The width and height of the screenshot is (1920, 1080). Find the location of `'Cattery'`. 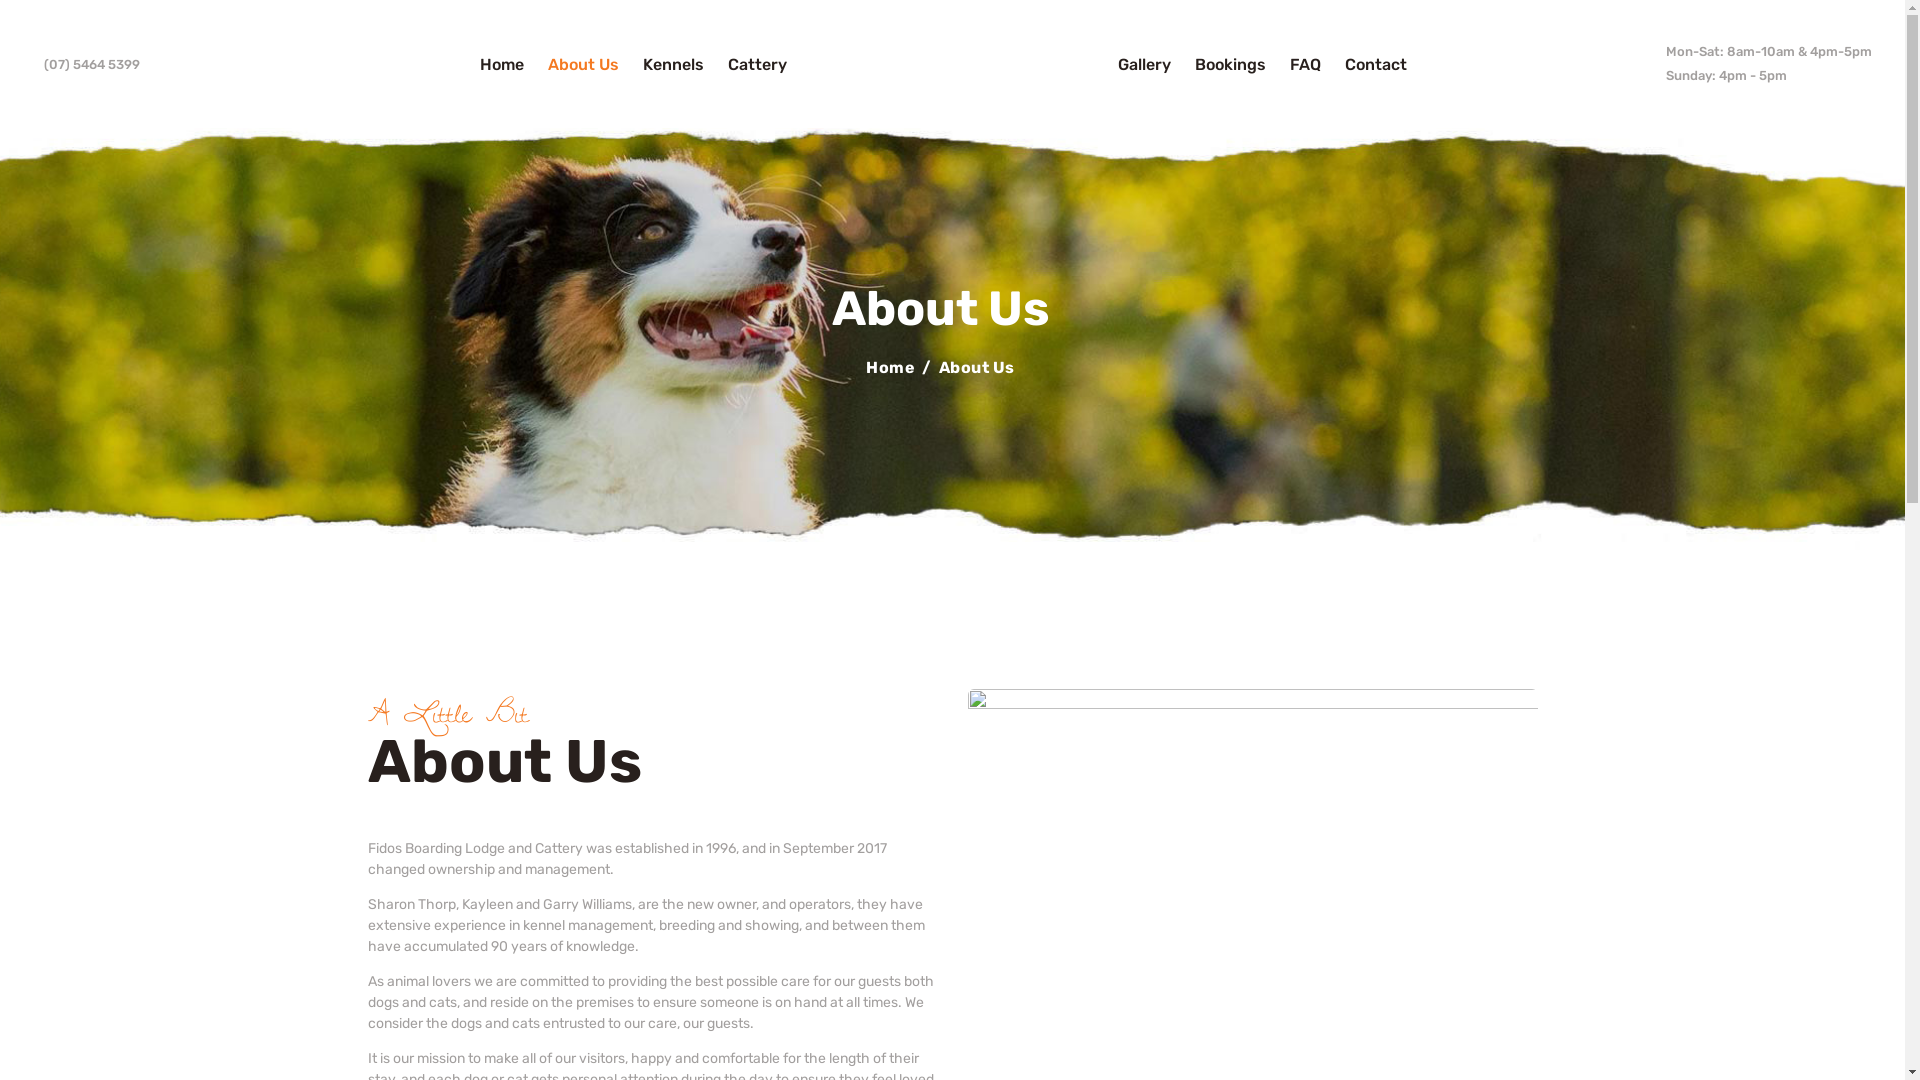

'Cattery' is located at coordinates (756, 63).